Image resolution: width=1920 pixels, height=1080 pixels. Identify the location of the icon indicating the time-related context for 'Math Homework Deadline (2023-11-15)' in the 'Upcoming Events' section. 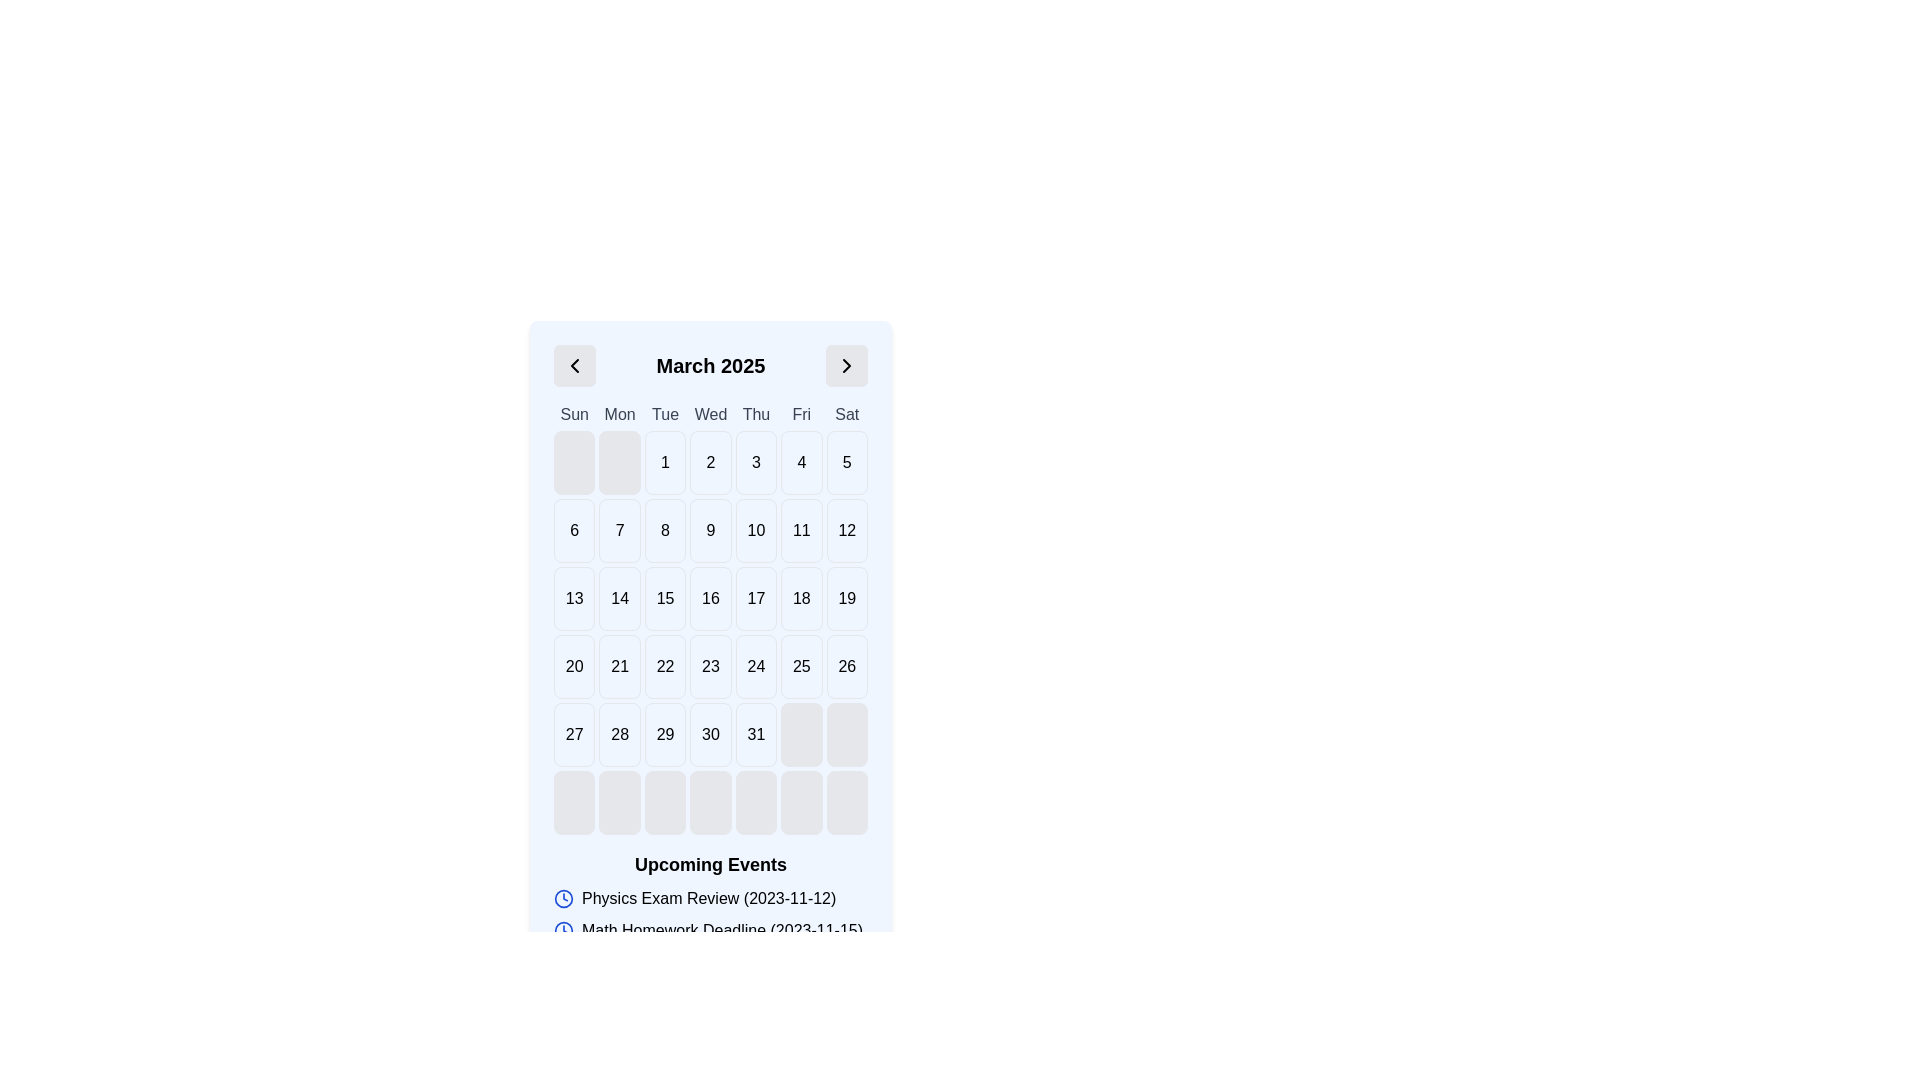
(563, 930).